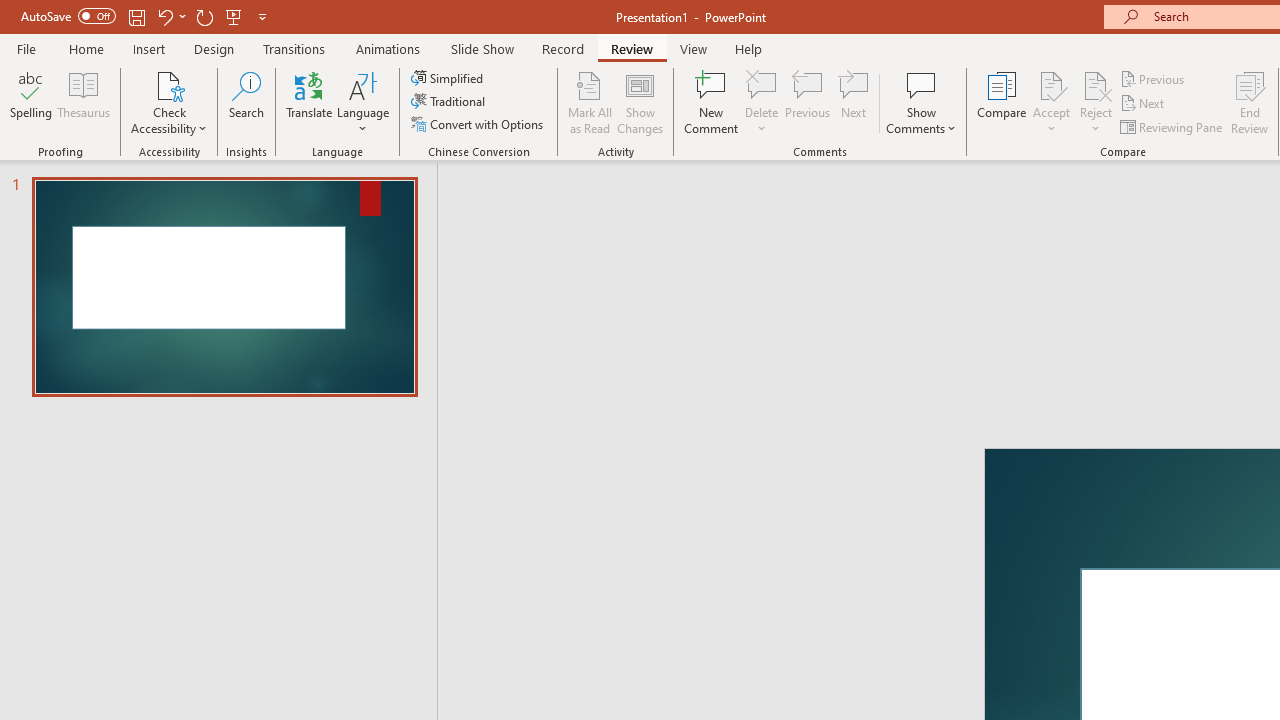  I want to click on 'Convert with Options...', so click(478, 124).